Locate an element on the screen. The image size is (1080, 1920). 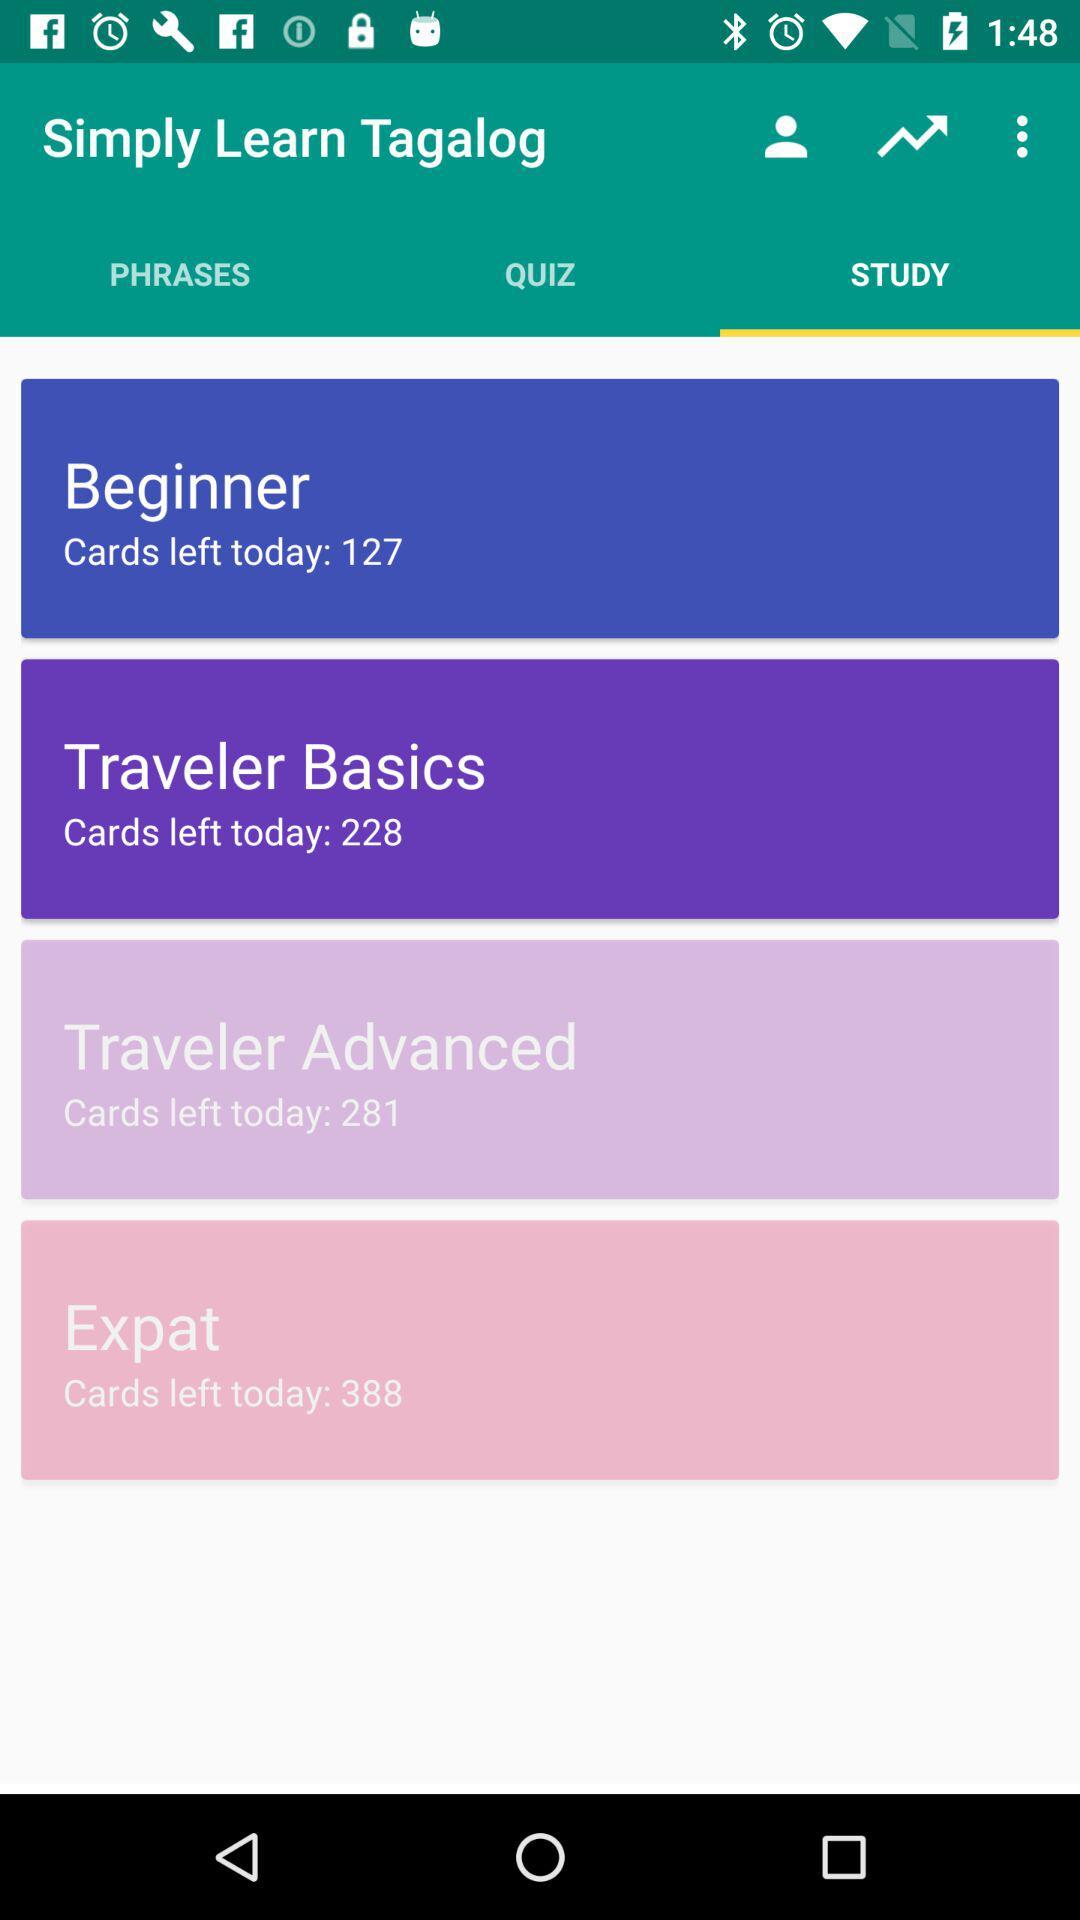
the button beginner is located at coordinates (540, 508).